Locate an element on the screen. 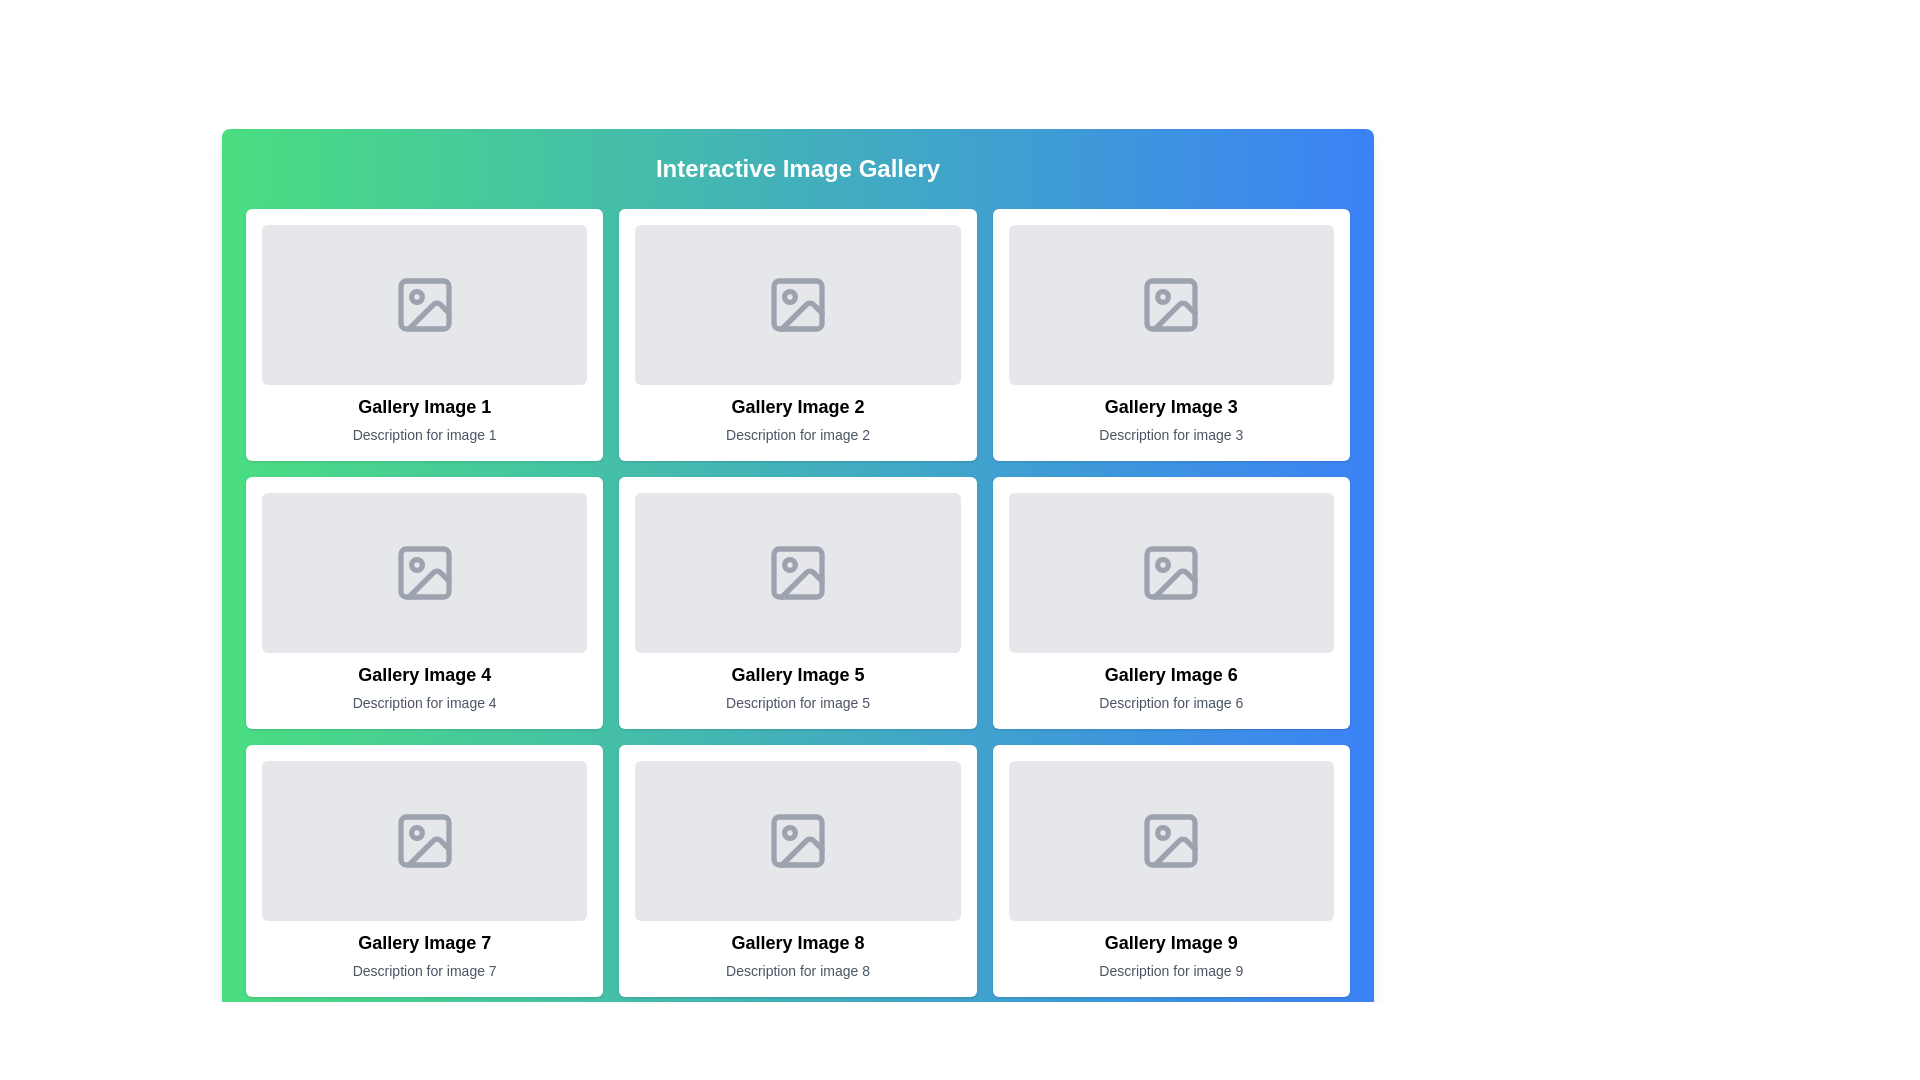 This screenshot has width=1920, height=1080. the image placeholder icon located in the second tile of the grid layout is located at coordinates (796, 304).